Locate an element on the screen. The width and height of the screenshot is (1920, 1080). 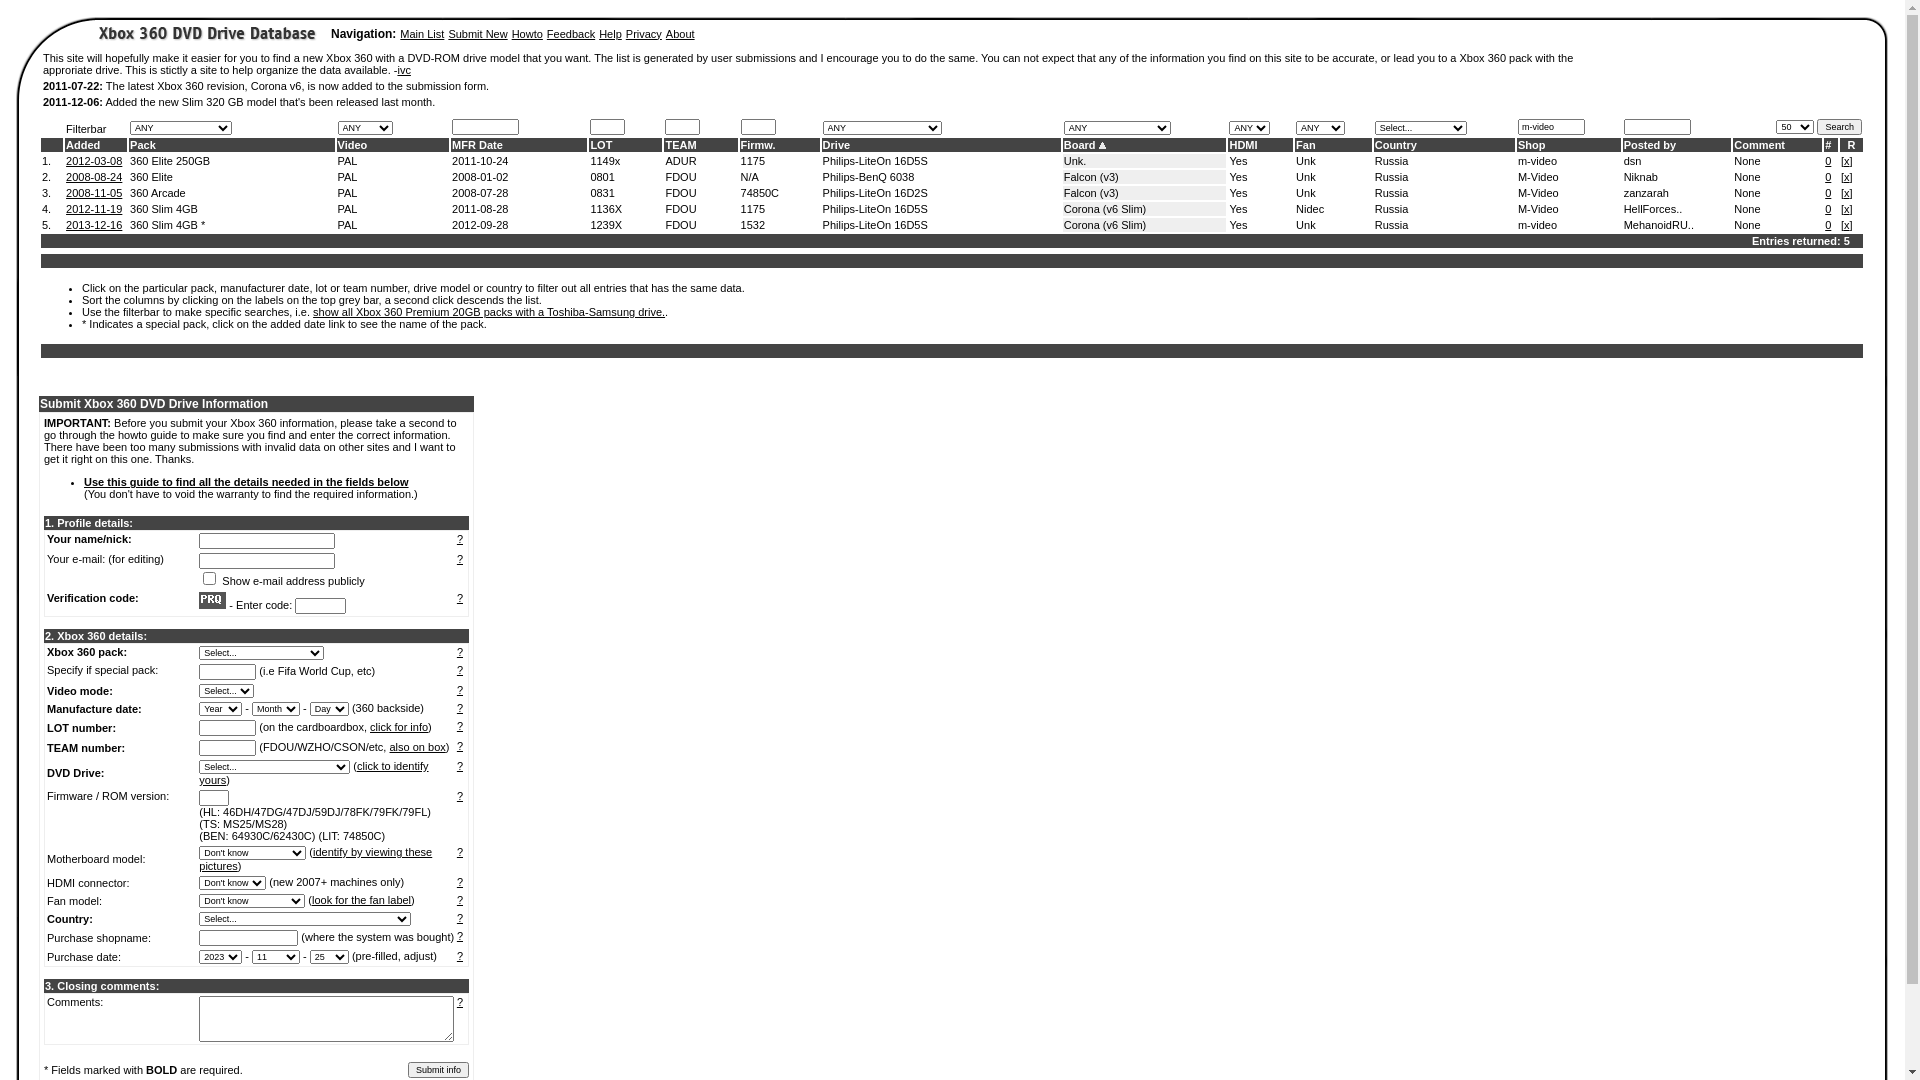
'2011-10-24' is located at coordinates (480, 160).